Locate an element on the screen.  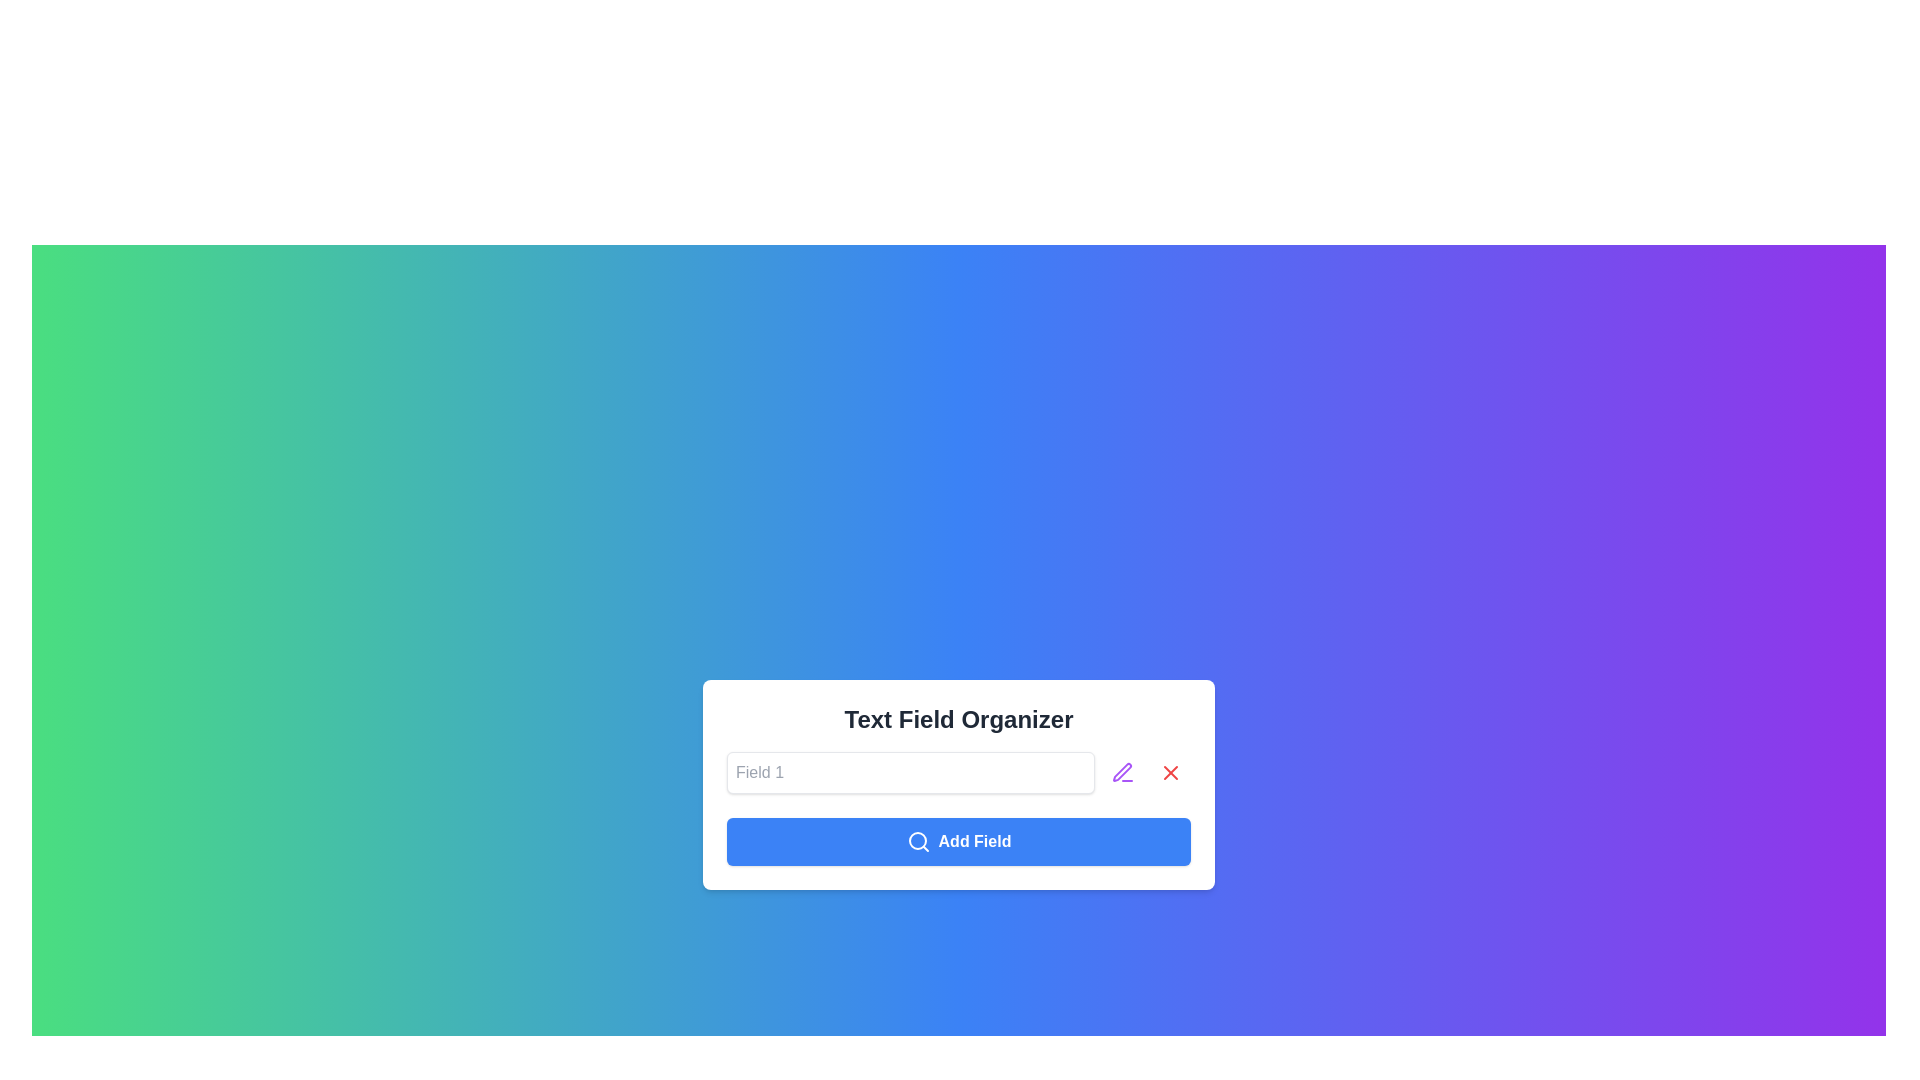
the purple pen icon located to the right of the text input field labeled 'Field 1', which is aligned with the text field and positioned just left of the red 'X' icon is located at coordinates (1123, 771).